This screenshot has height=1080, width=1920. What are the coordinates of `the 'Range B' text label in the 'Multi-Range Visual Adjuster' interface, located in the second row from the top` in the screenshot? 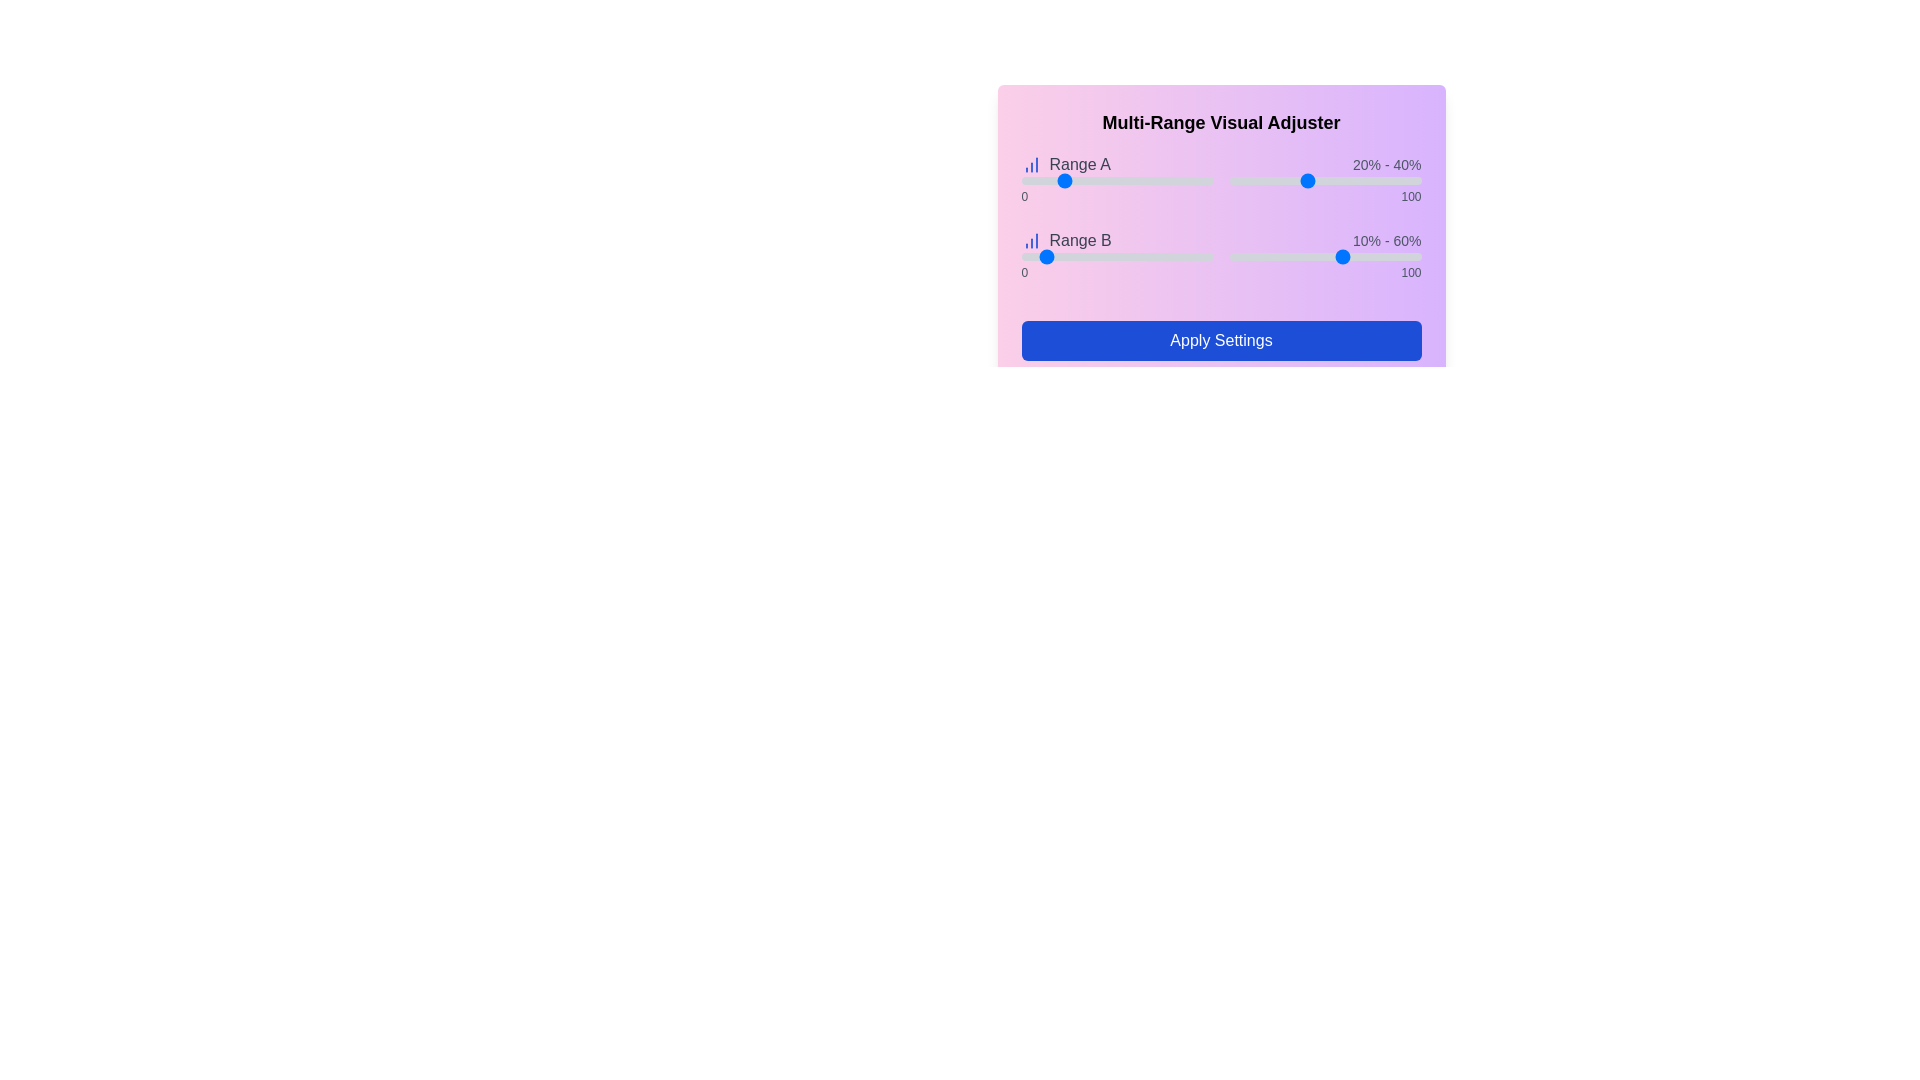 It's located at (1065, 239).